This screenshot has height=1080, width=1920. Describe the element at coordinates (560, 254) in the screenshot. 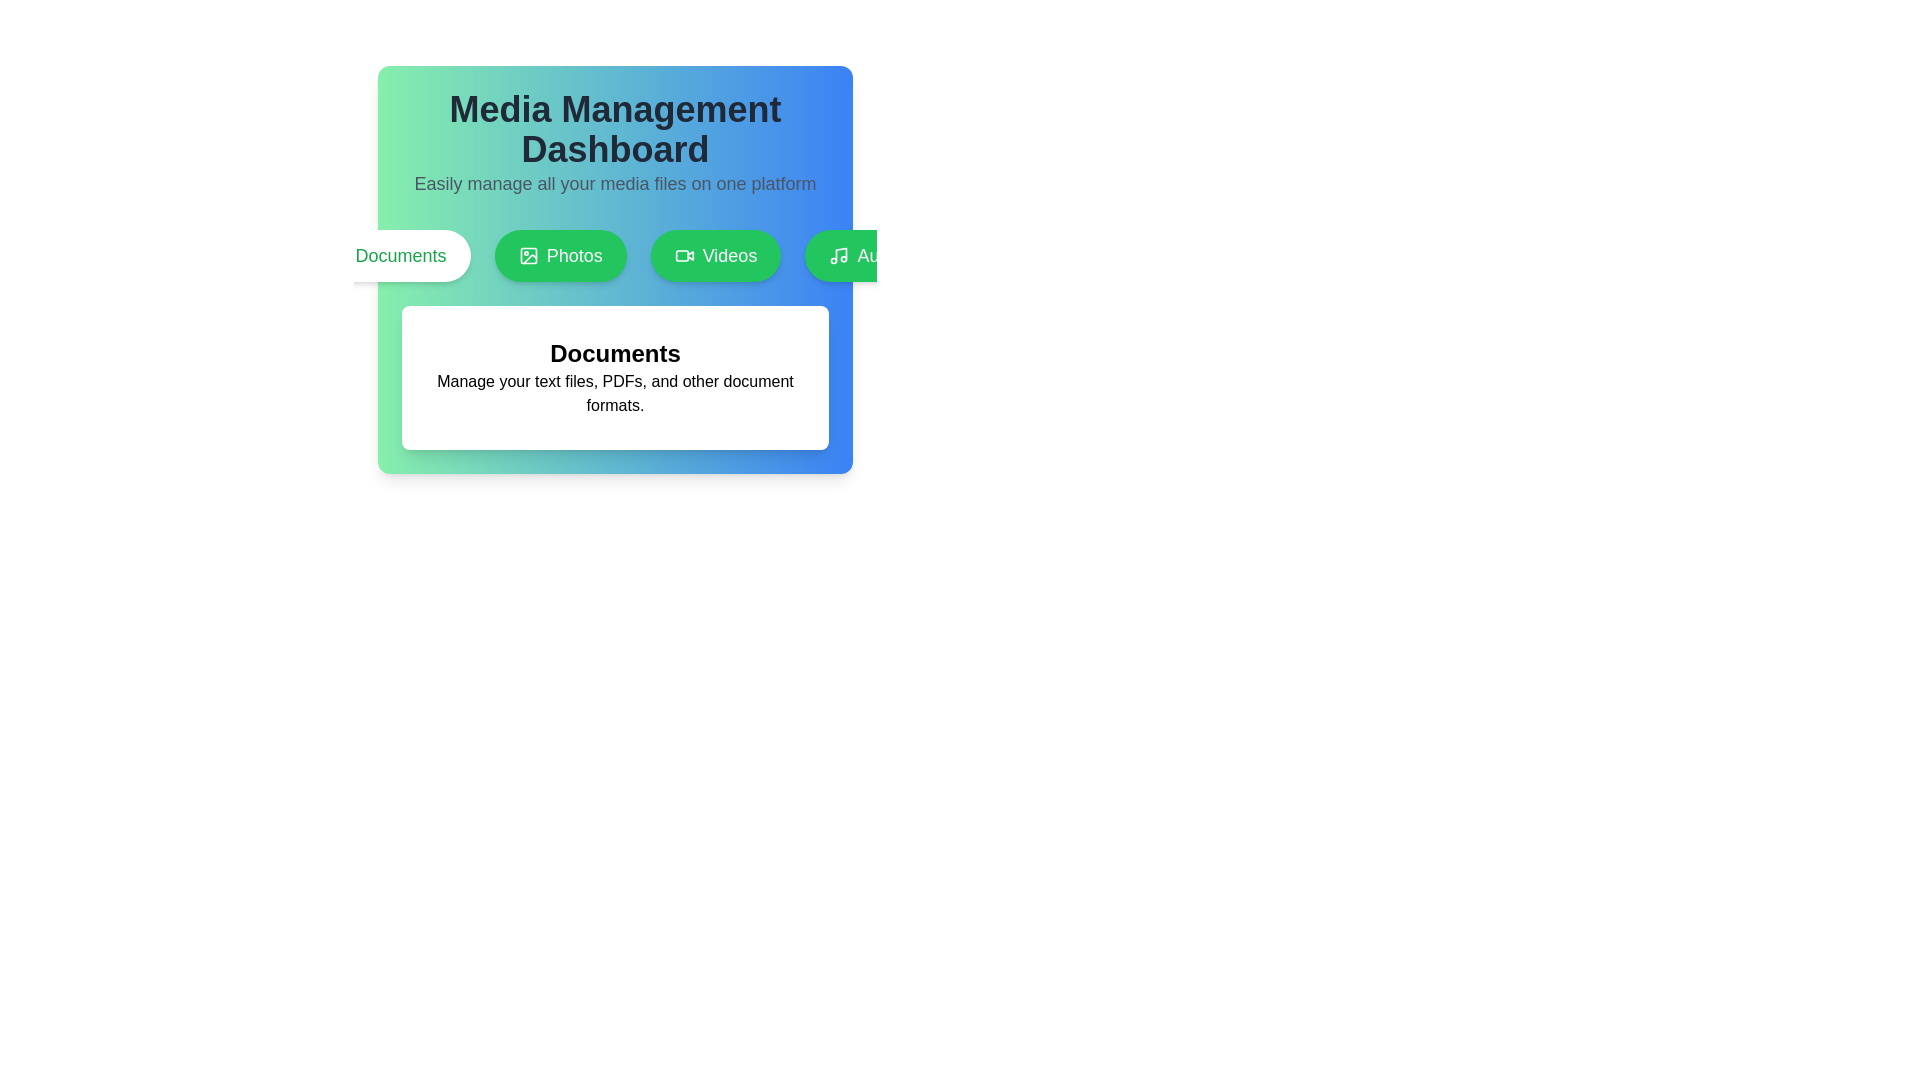

I see `the green rounded button labeled 'Photos' to observe its hover effects` at that location.